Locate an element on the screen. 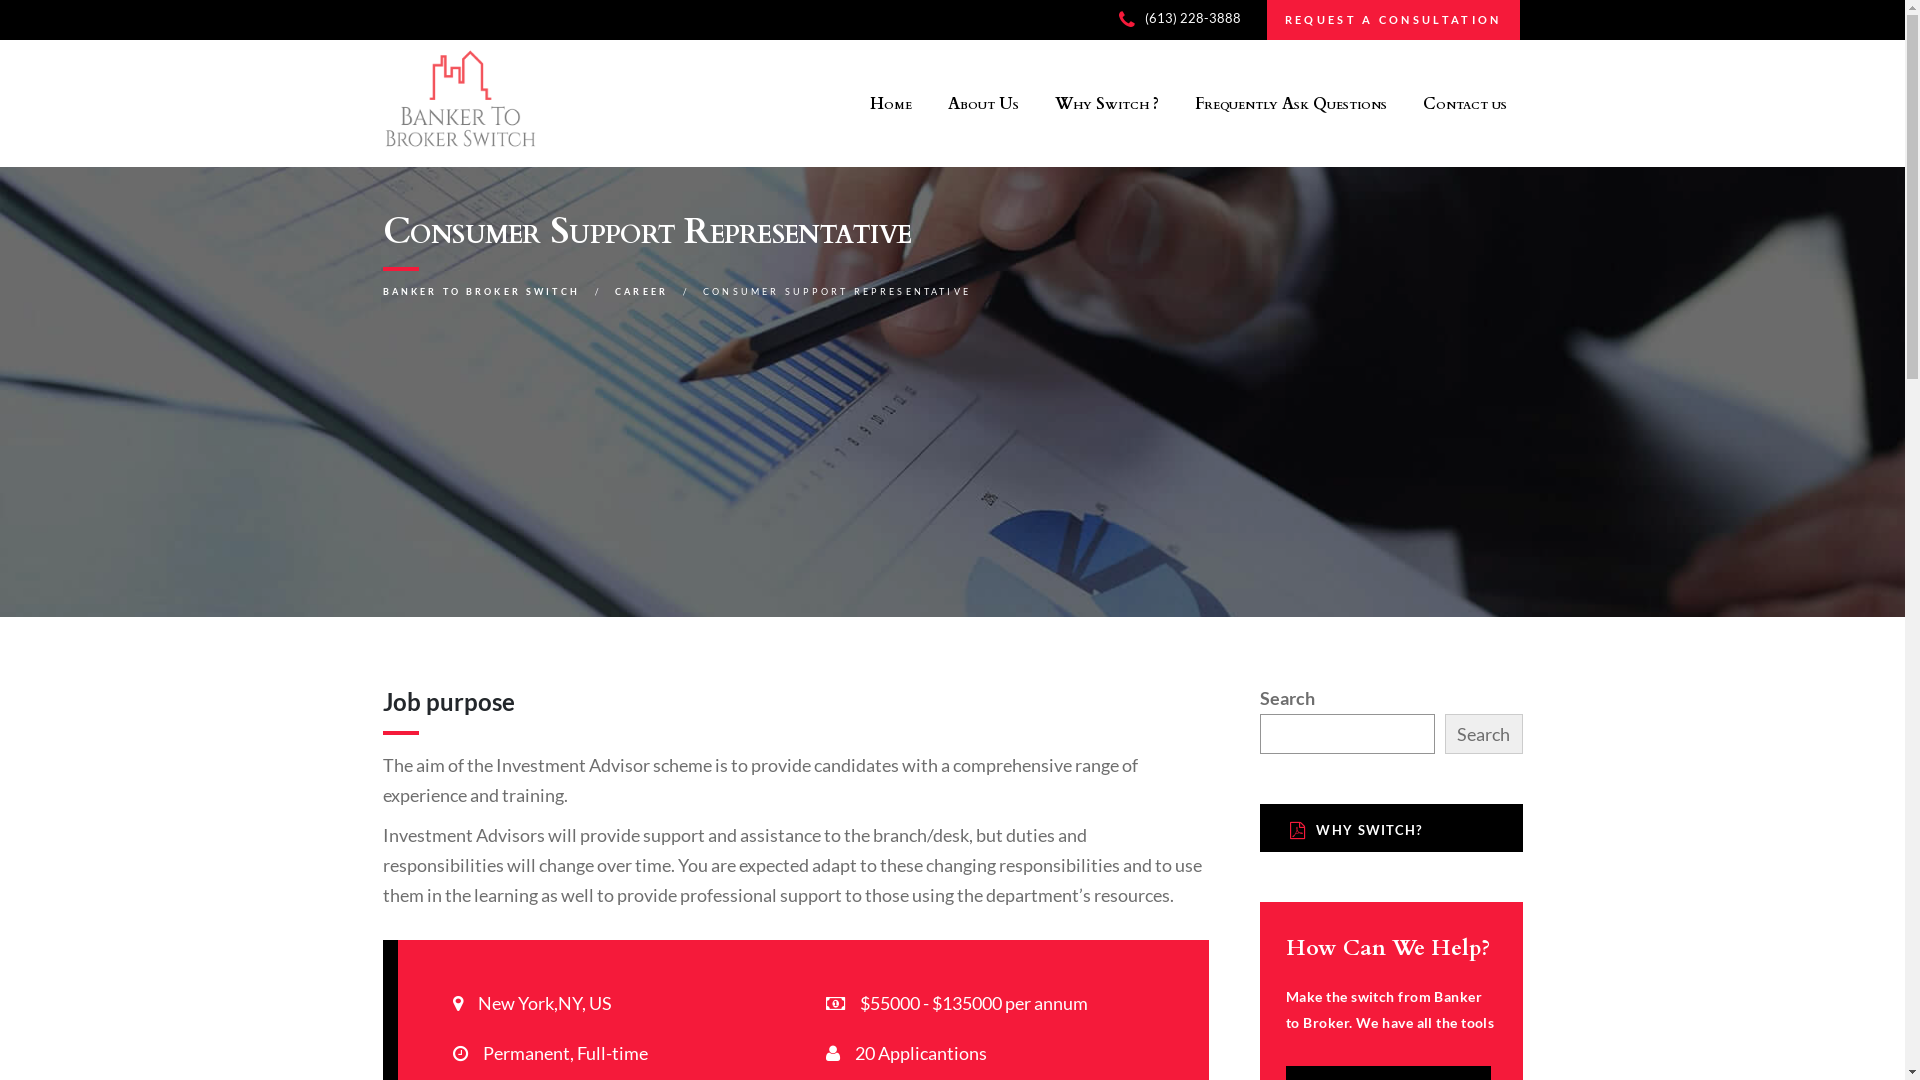 The height and width of the screenshot is (1080, 1920). 'Frequently Ask Questions' is located at coordinates (1180, 103).